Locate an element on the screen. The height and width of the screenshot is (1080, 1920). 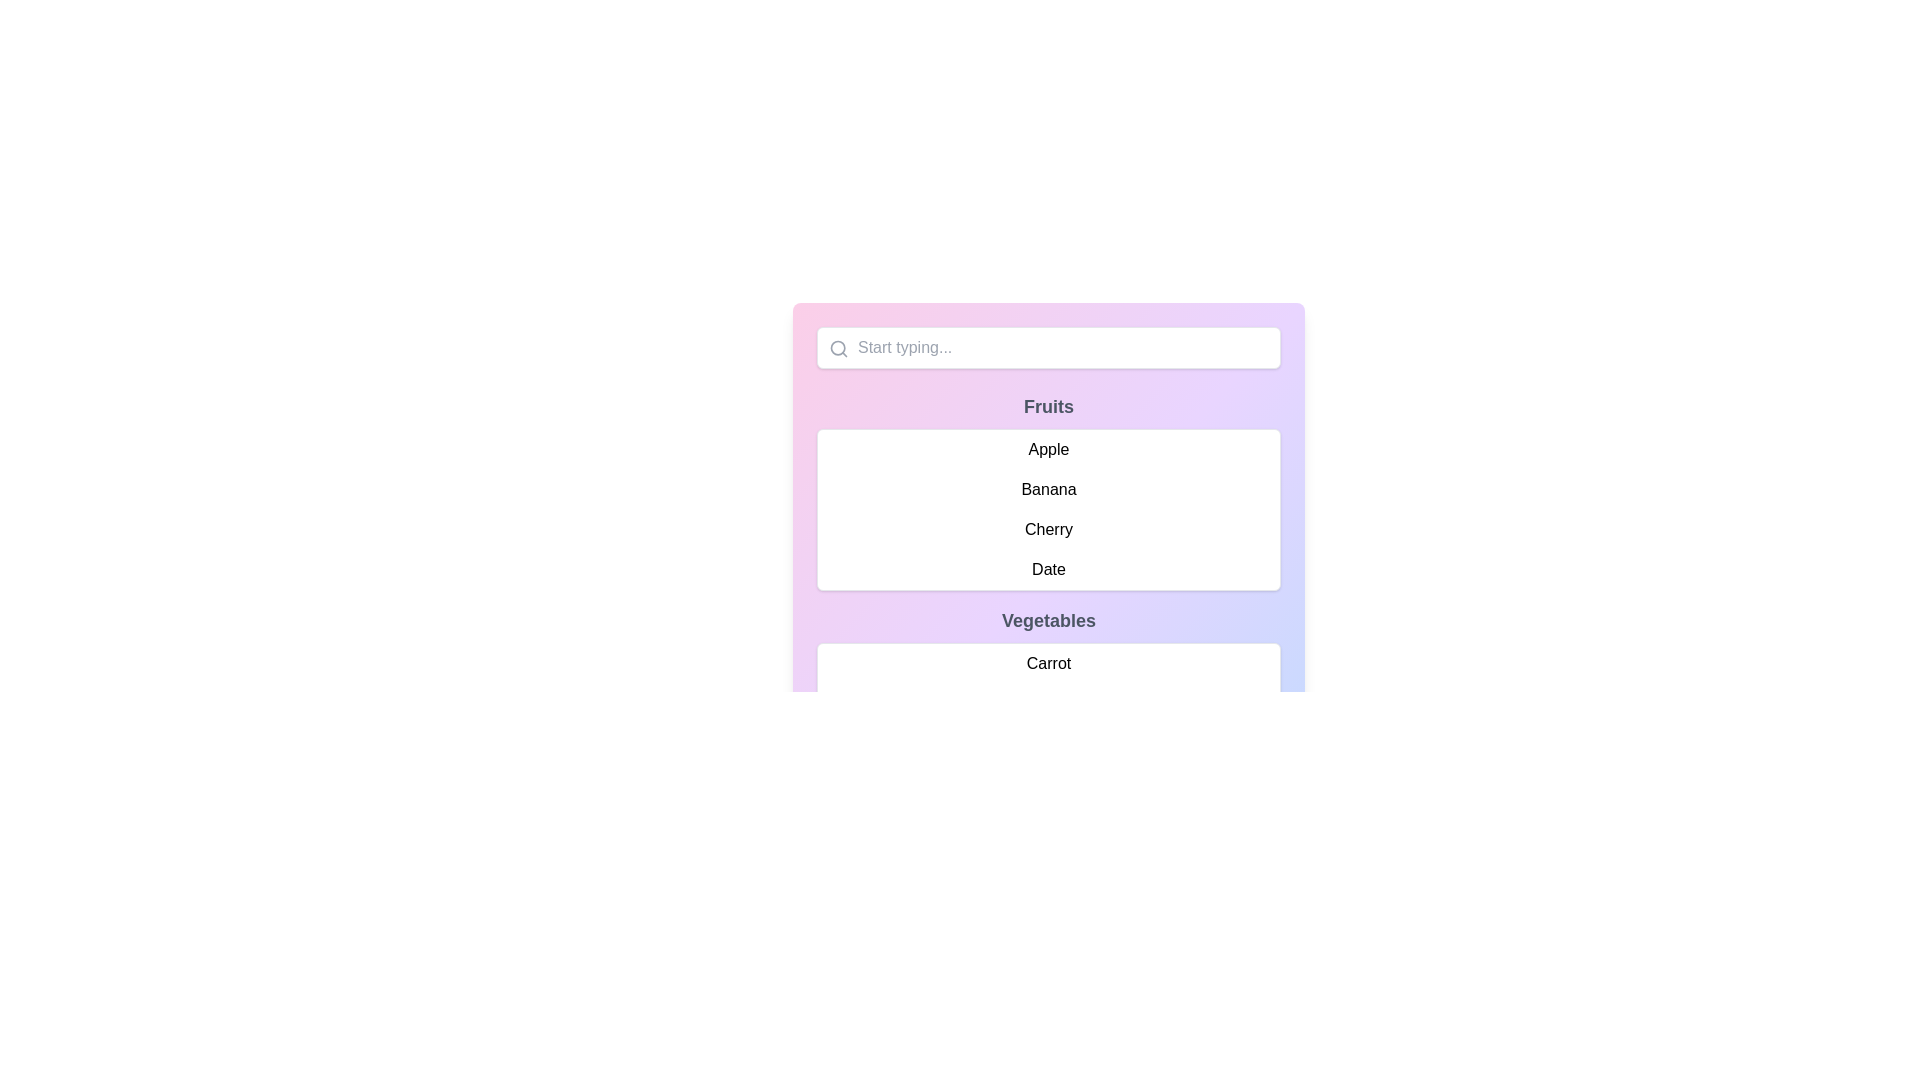
the search icon located on the left side of the input field labeled 'Start typing...' is located at coordinates (839, 347).